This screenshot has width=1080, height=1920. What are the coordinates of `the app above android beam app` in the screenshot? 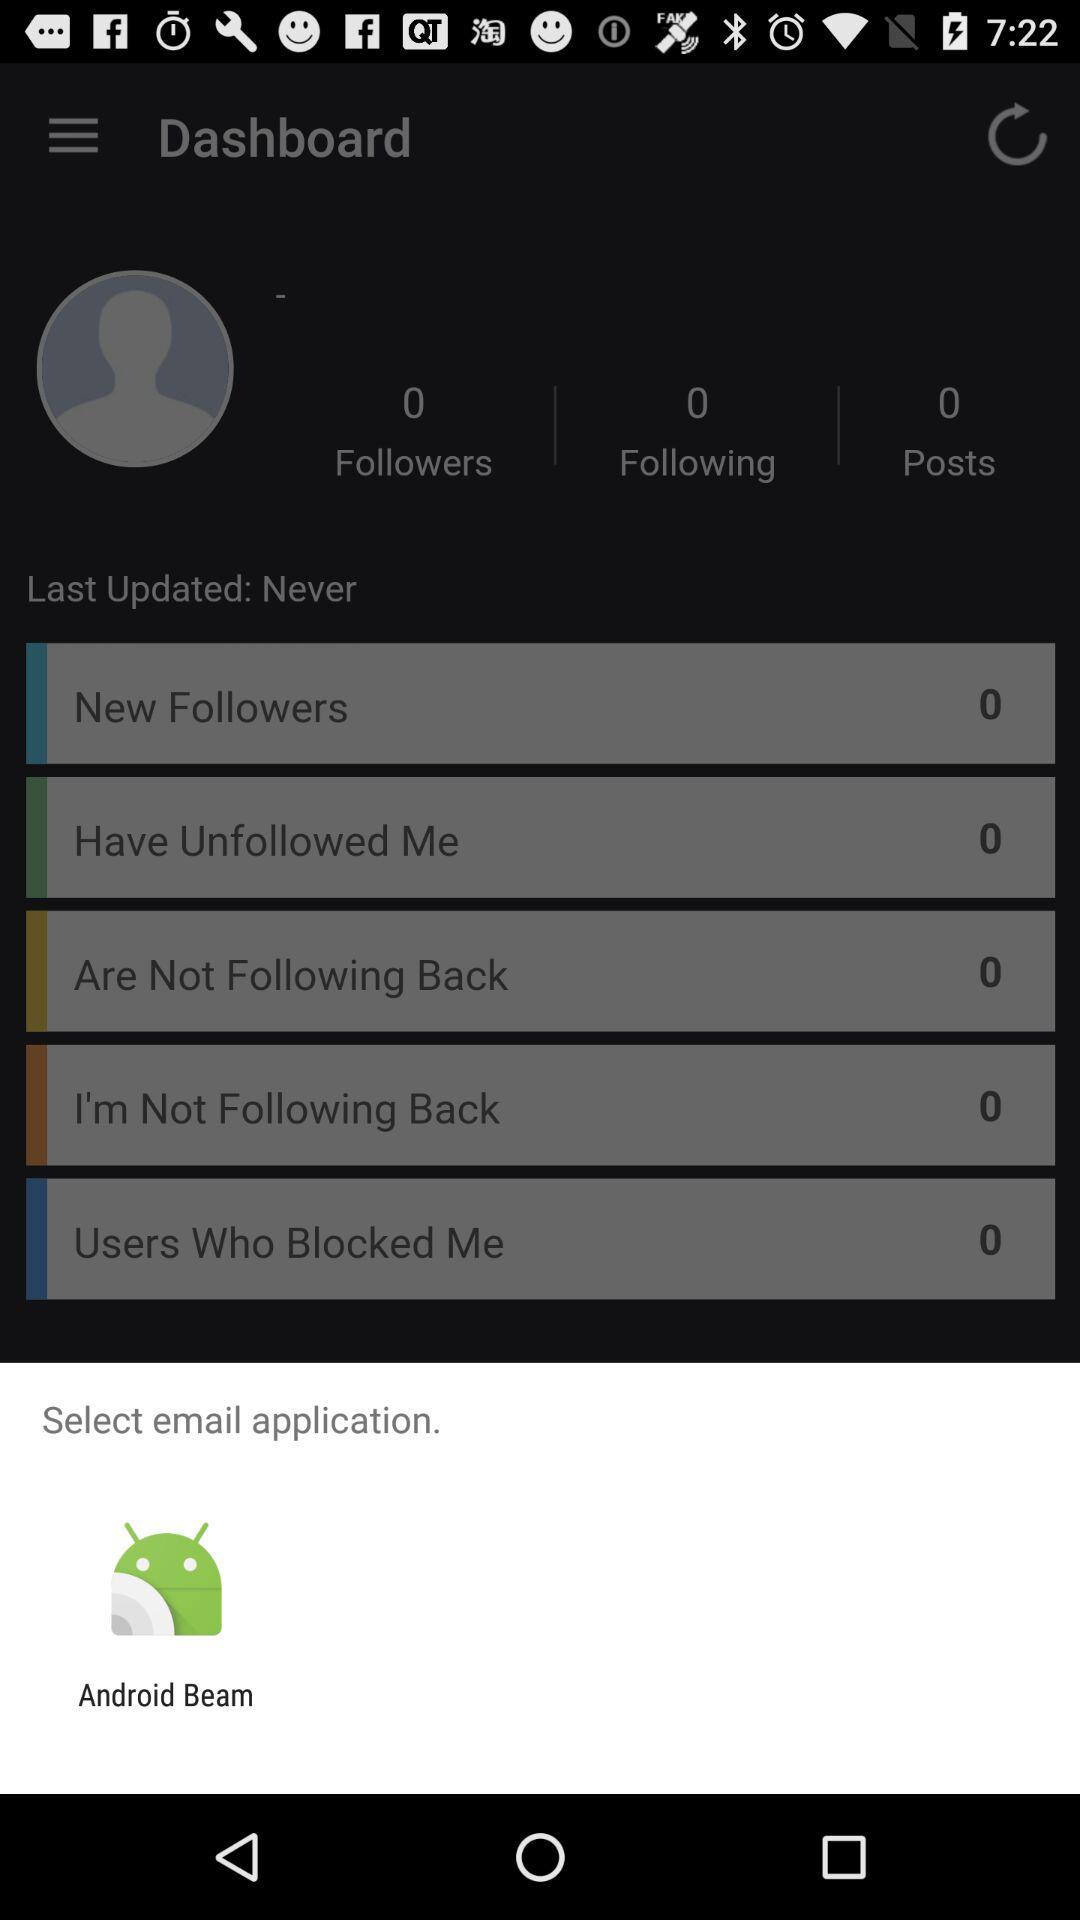 It's located at (165, 1579).